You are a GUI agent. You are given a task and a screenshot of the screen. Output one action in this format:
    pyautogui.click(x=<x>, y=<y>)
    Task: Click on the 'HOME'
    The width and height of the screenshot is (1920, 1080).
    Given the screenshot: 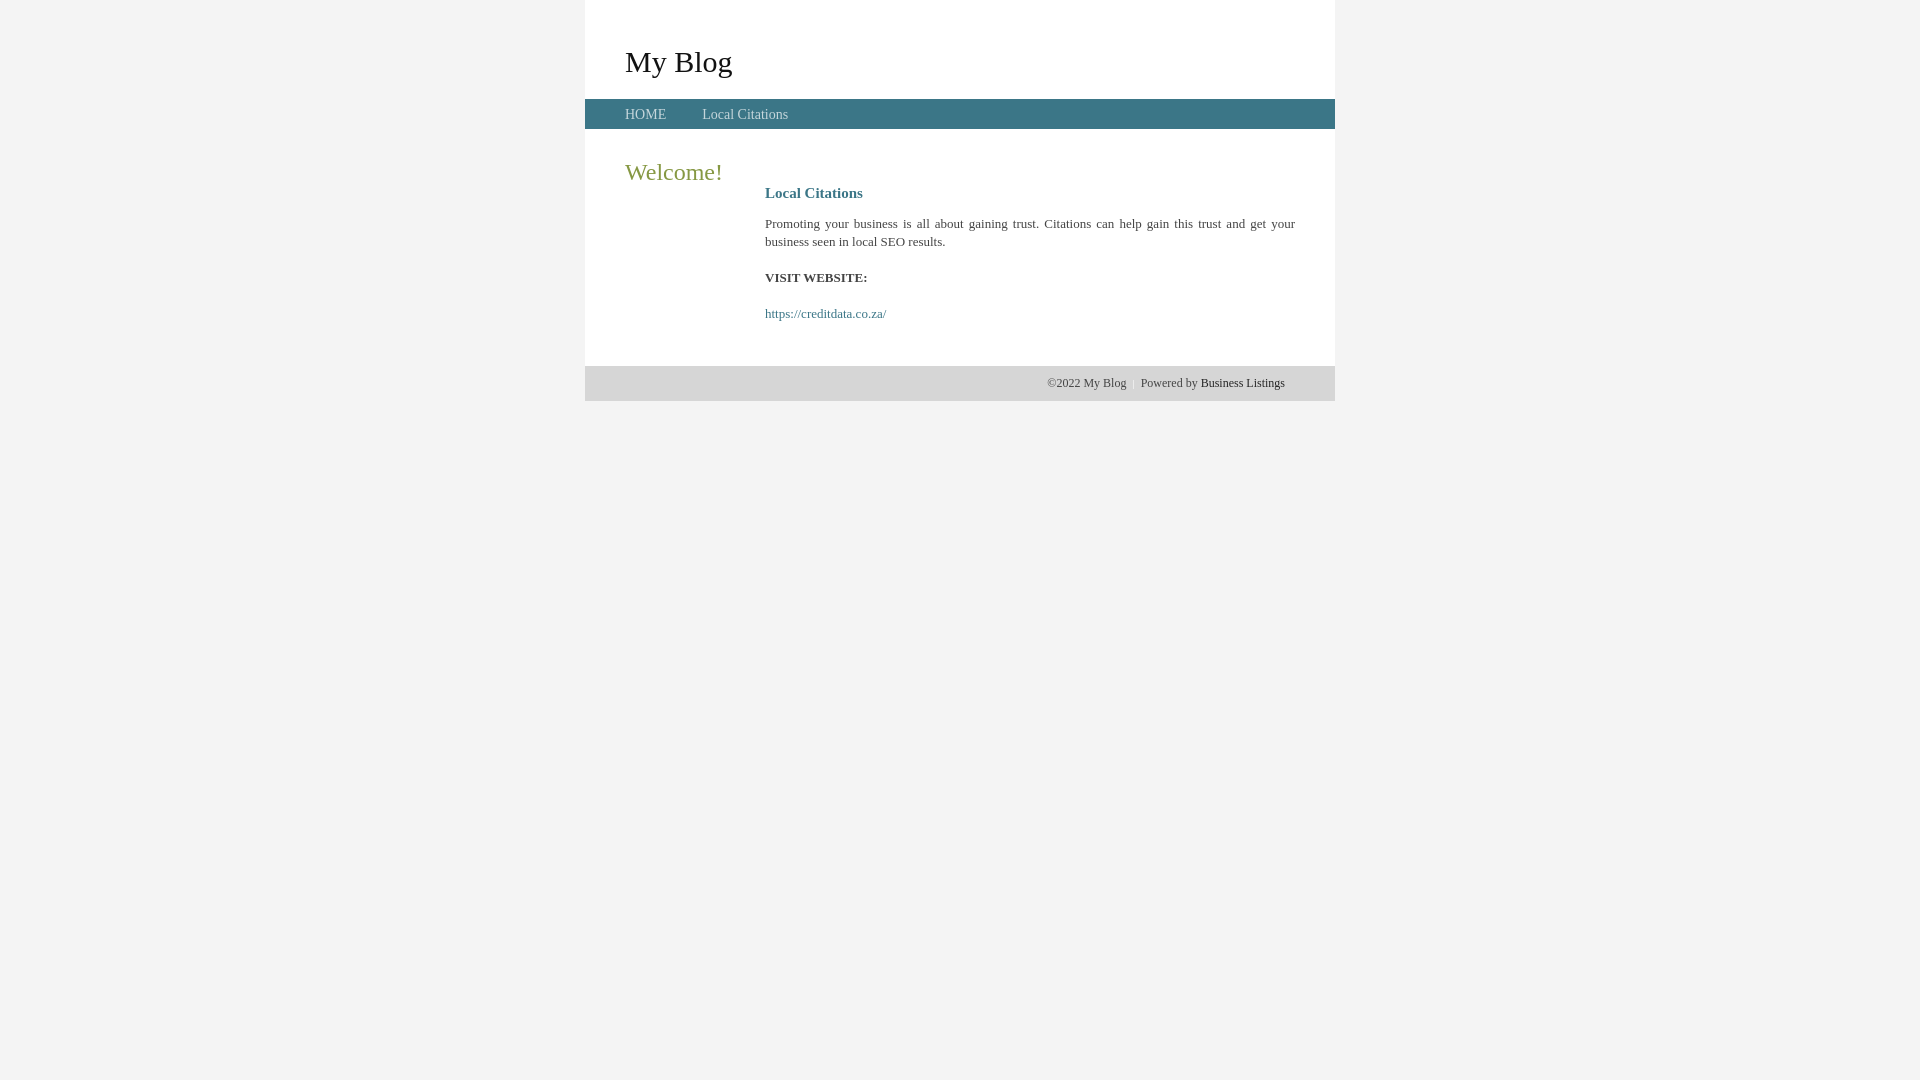 What is the action you would take?
    pyautogui.click(x=645, y=114)
    